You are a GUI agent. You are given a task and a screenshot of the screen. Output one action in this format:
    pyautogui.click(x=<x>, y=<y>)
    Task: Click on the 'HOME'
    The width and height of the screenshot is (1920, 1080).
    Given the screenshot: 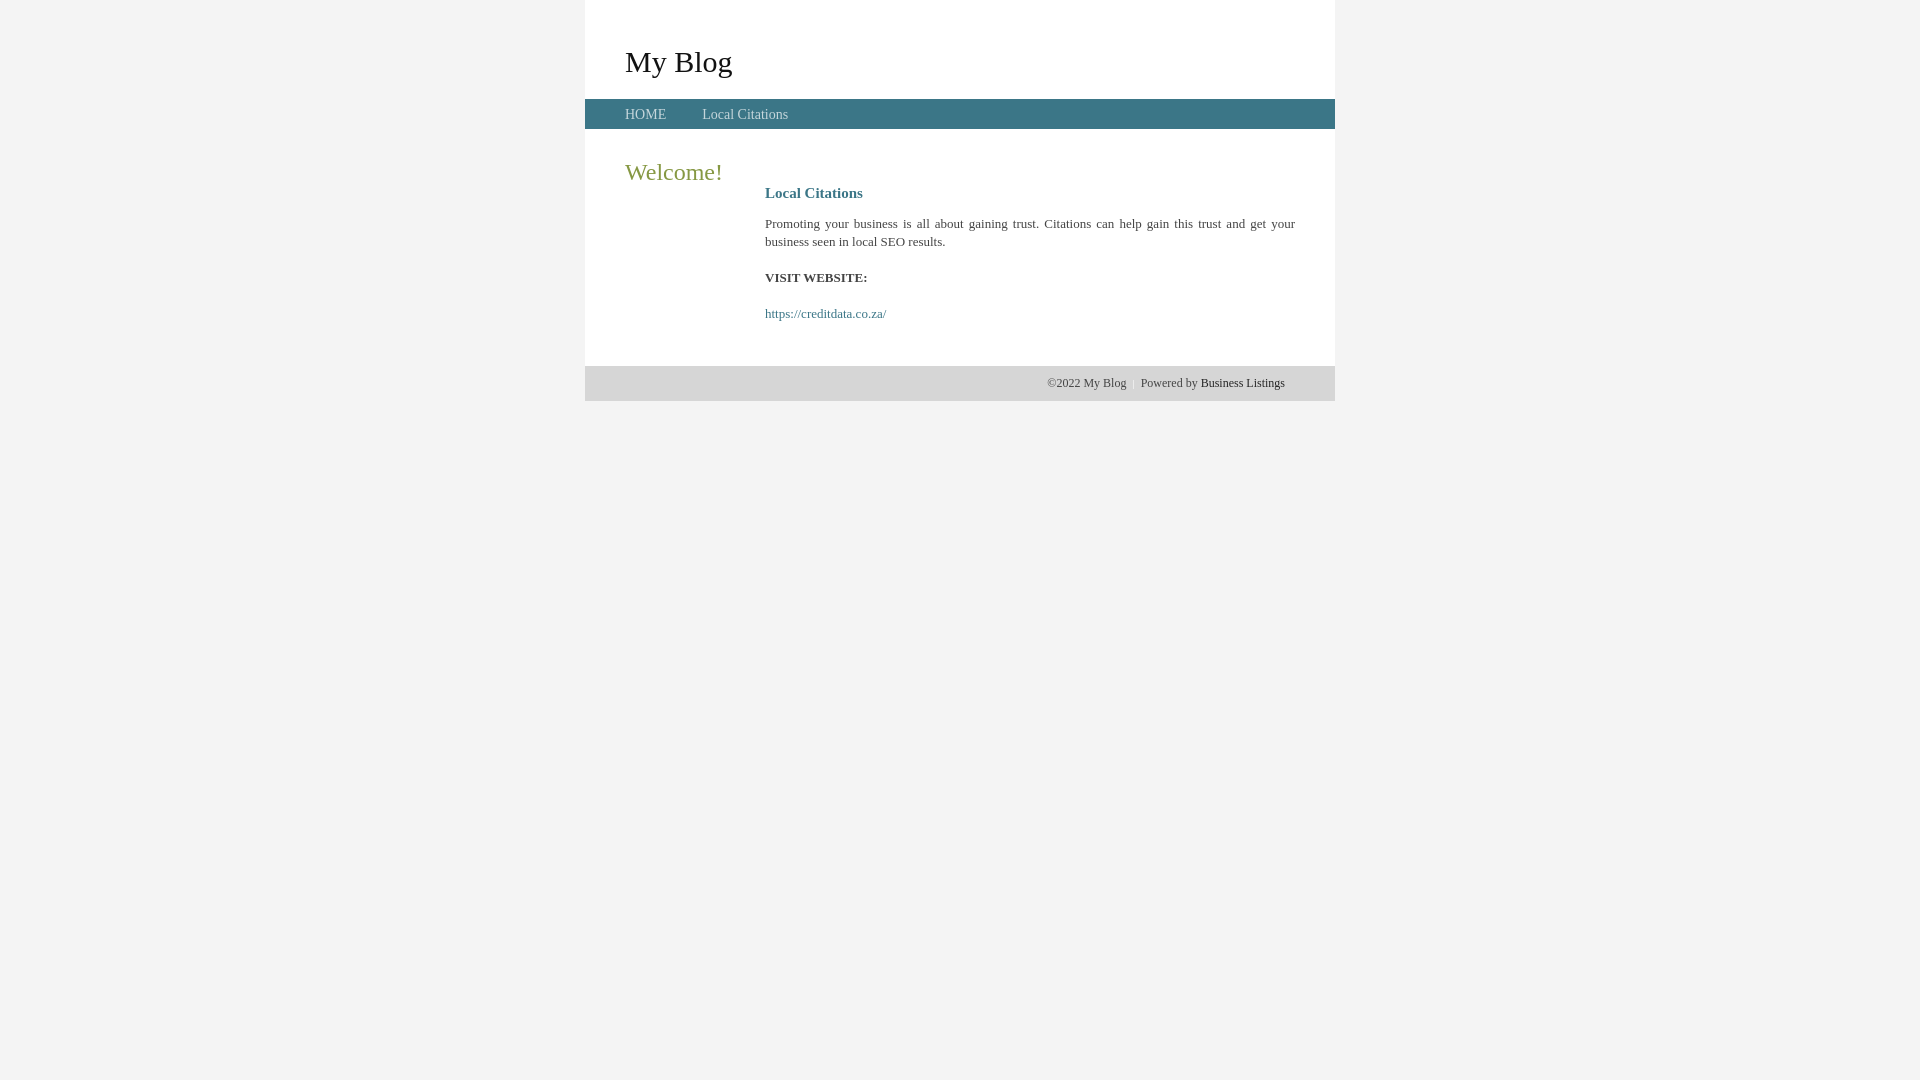 What is the action you would take?
    pyautogui.click(x=645, y=114)
    